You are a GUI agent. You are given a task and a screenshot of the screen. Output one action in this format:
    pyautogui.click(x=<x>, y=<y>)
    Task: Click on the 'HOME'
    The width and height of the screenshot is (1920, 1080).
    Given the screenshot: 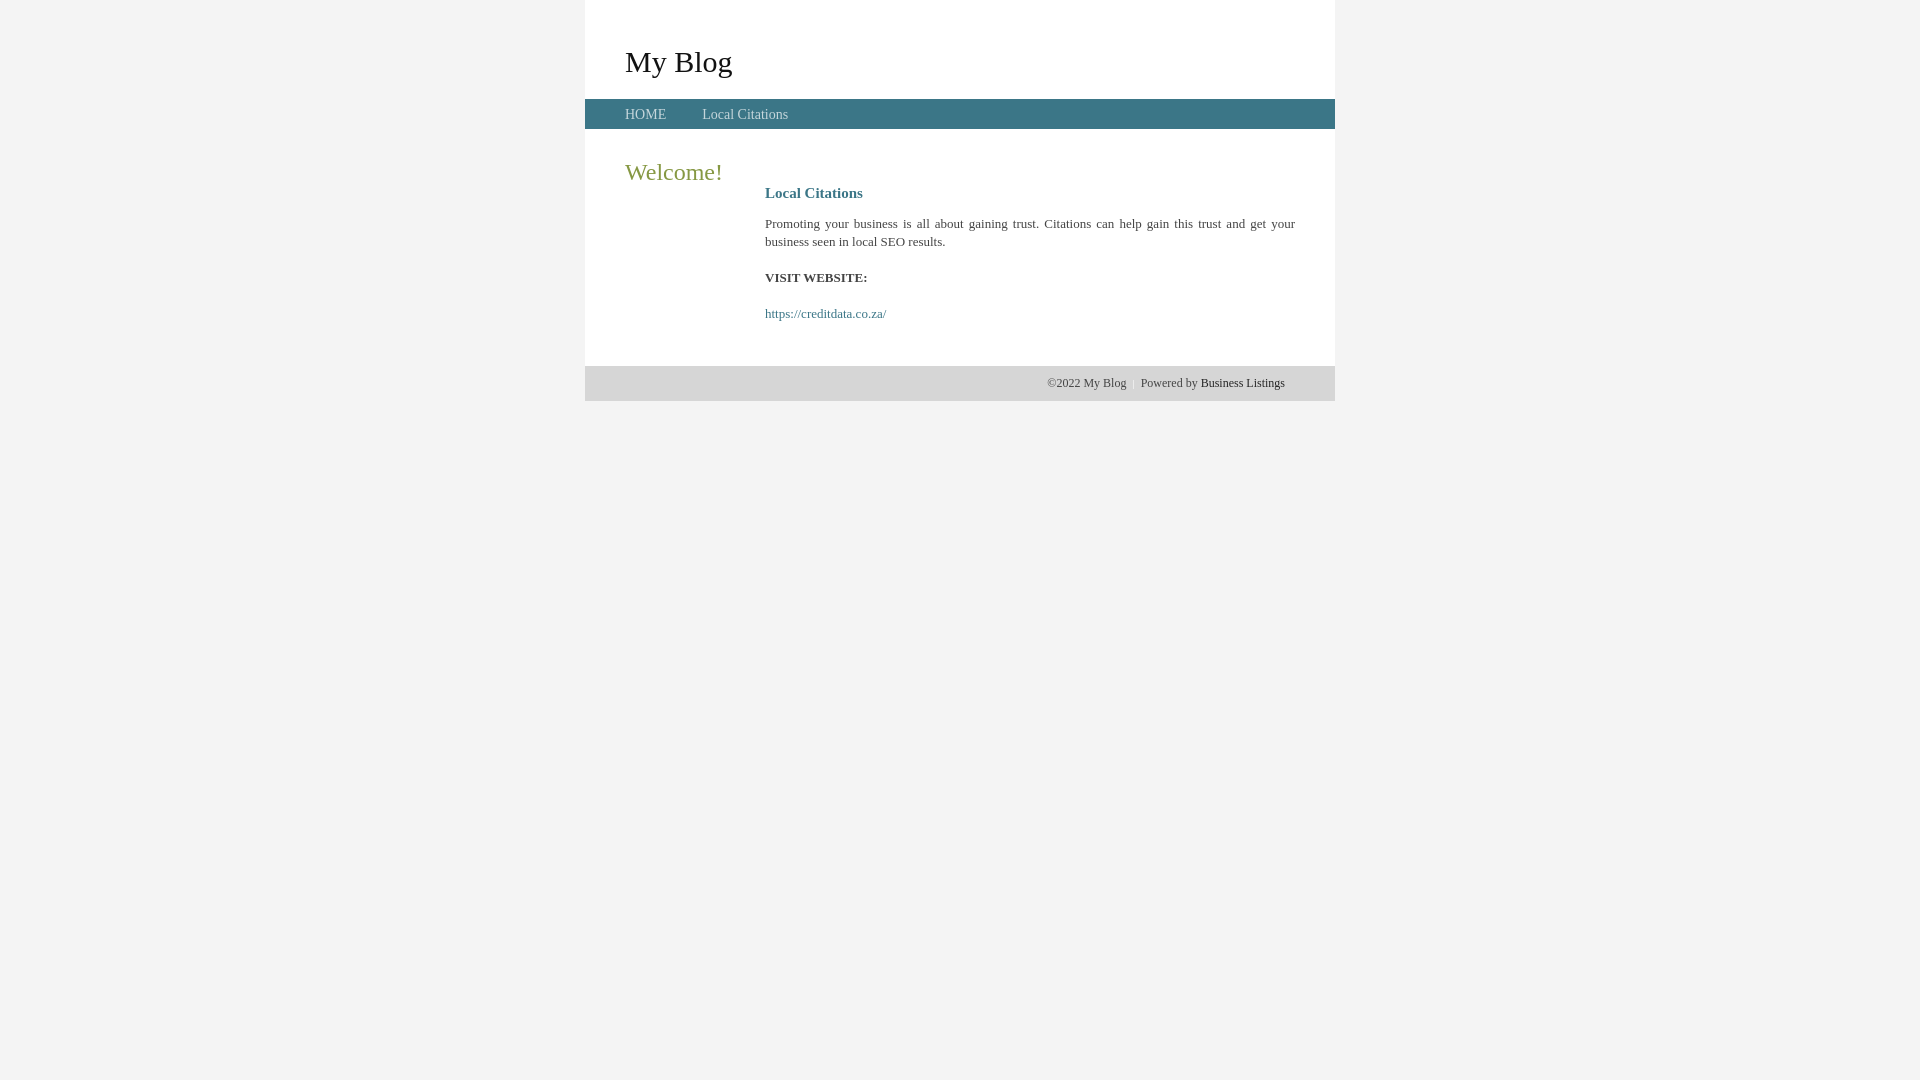 What is the action you would take?
    pyautogui.click(x=645, y=114)
    